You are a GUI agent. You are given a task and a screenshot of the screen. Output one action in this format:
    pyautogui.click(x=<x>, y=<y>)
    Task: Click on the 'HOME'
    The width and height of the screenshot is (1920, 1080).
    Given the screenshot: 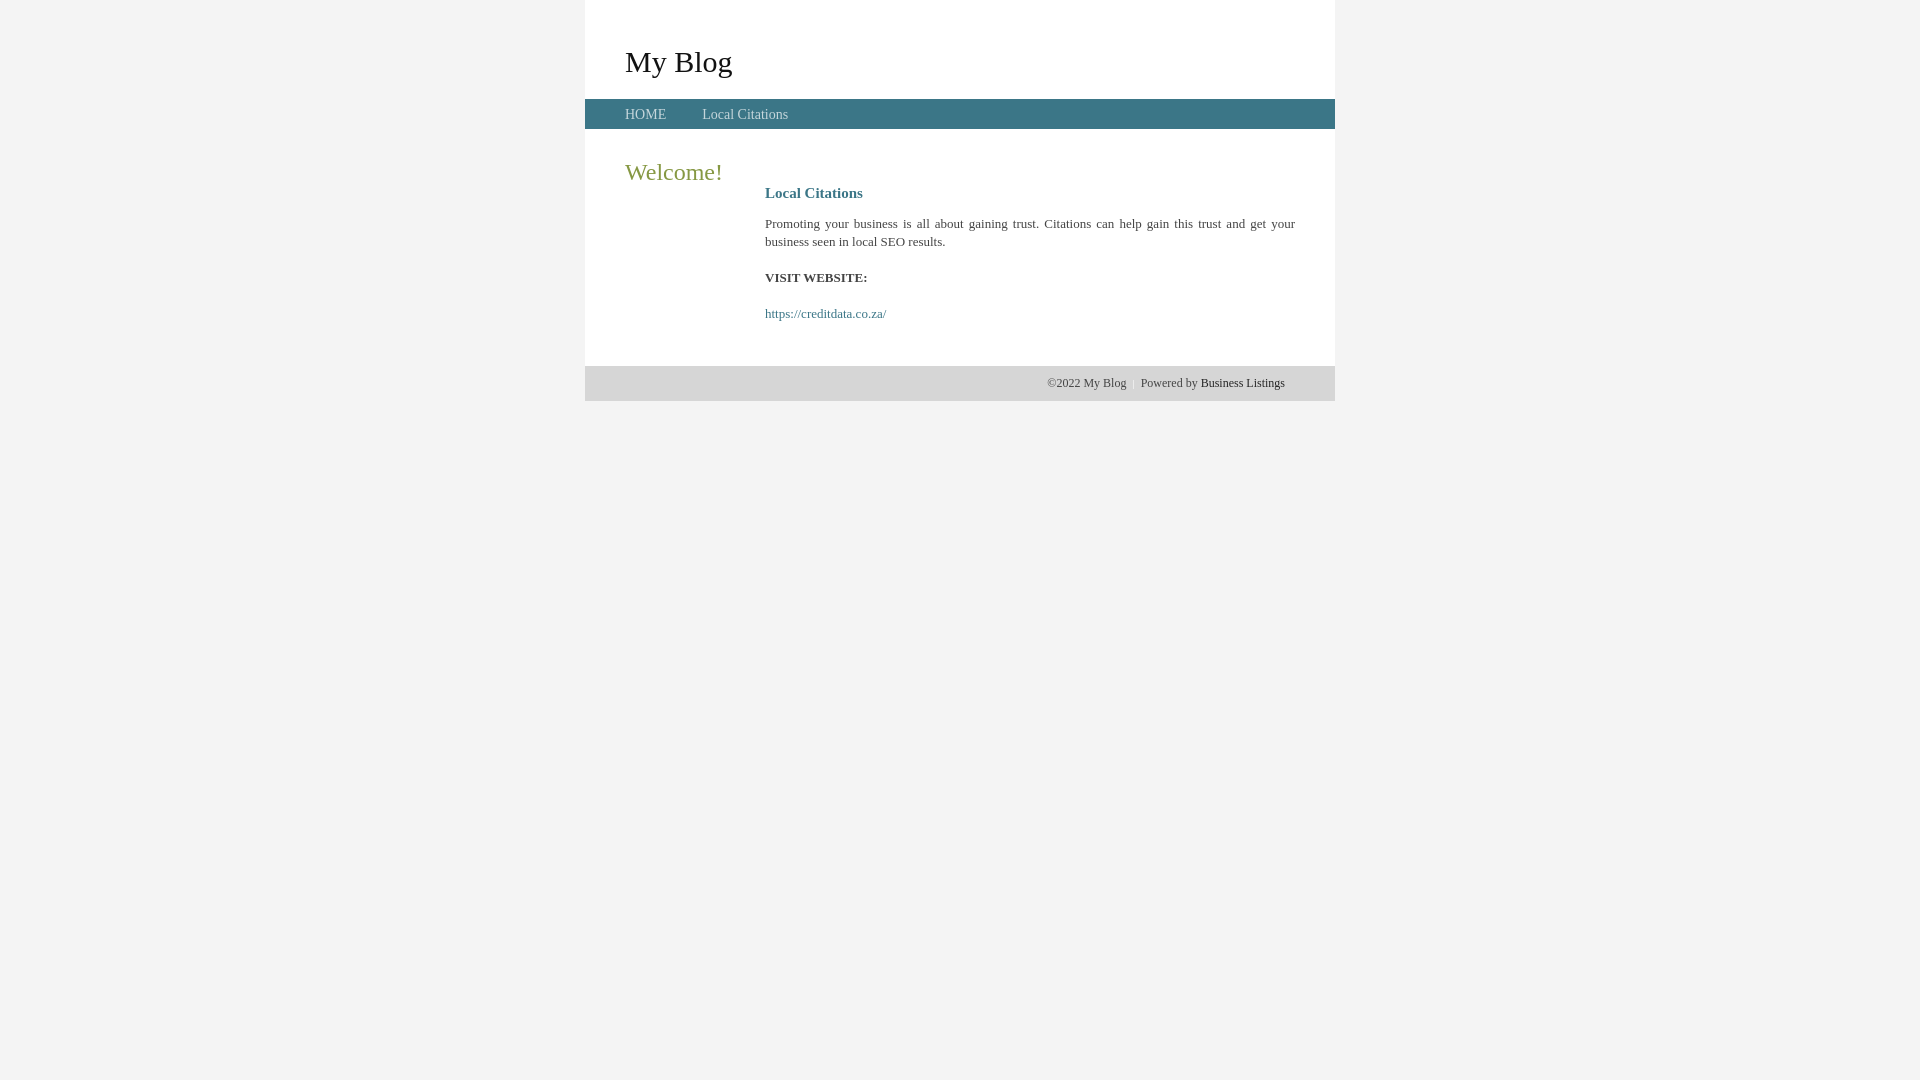 What is the action you would take?
    pyautogui.click(x=645, y=114)
    